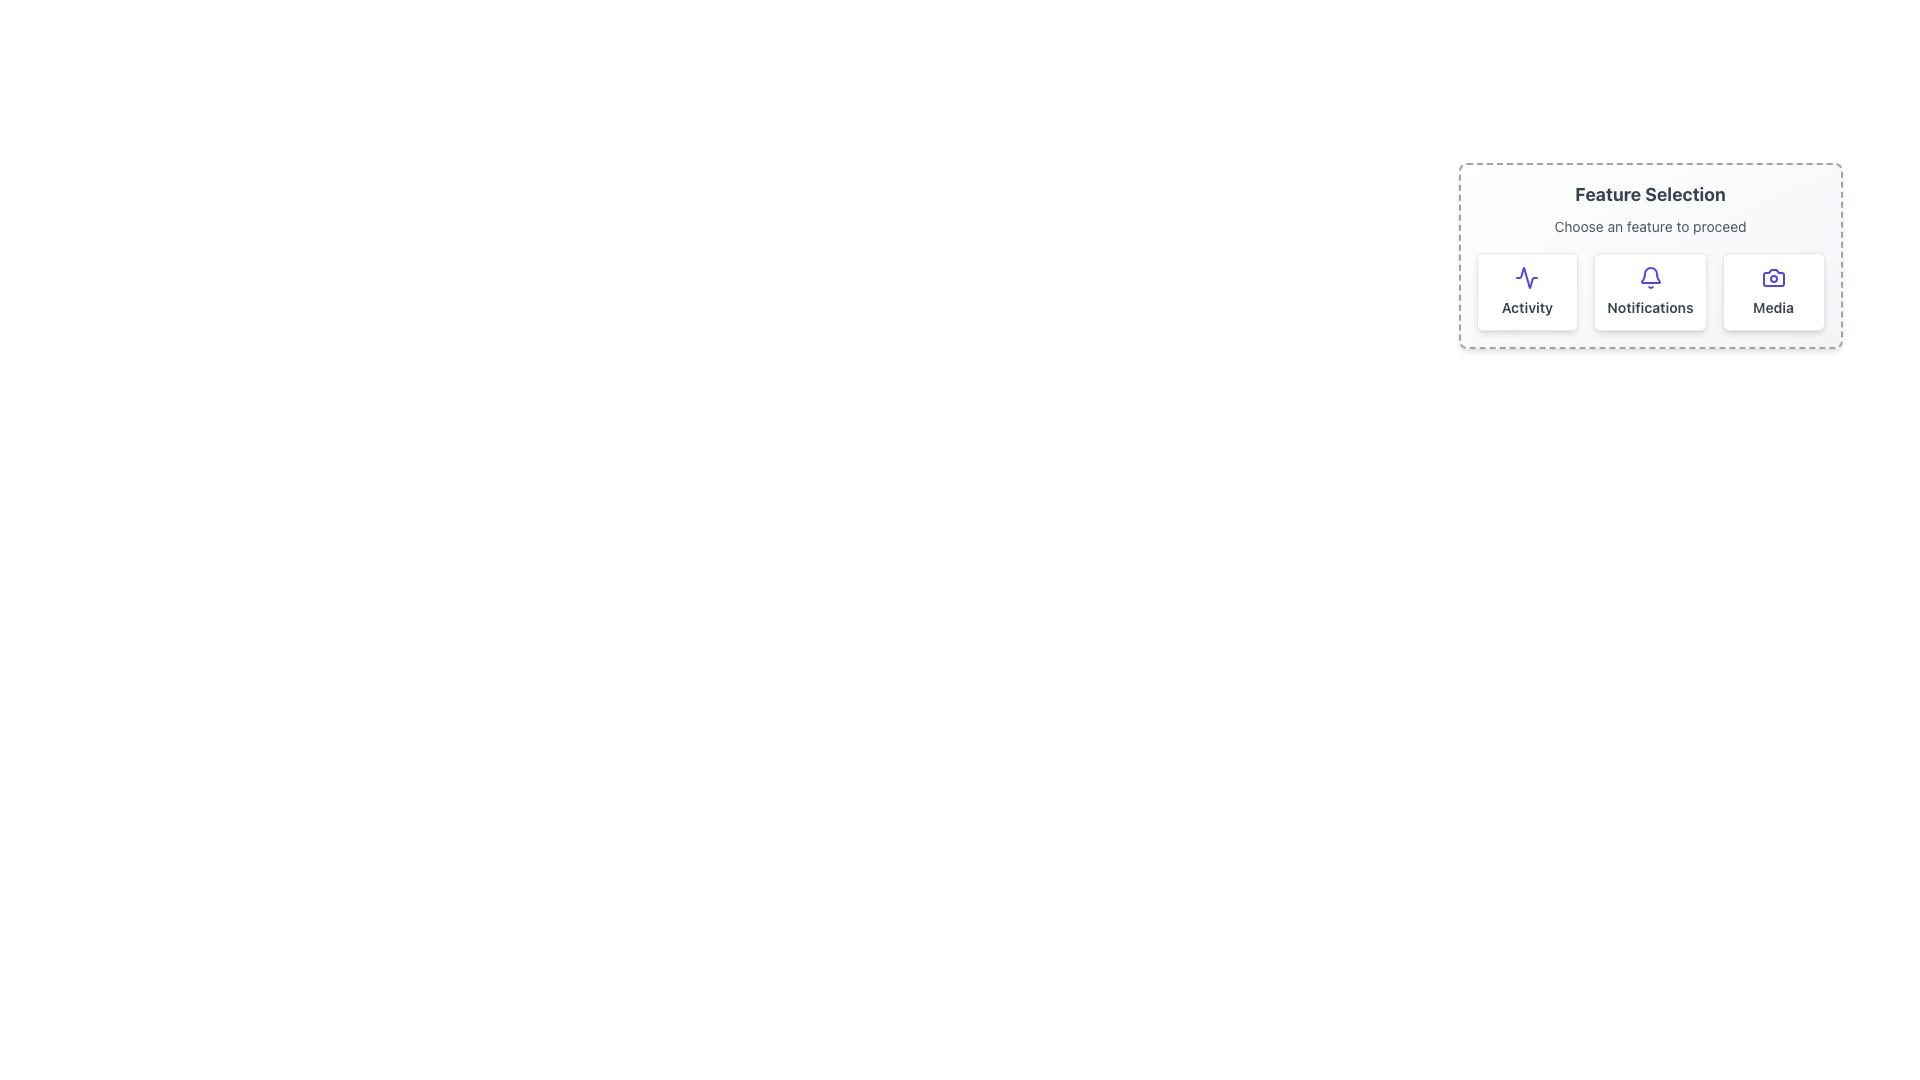  Describe the element at coordinates (1526, 277) in the screenshot. I see `the 'Activity' icon located within the SVG graphic beneath the 'Feature Selection' heading` at that location.